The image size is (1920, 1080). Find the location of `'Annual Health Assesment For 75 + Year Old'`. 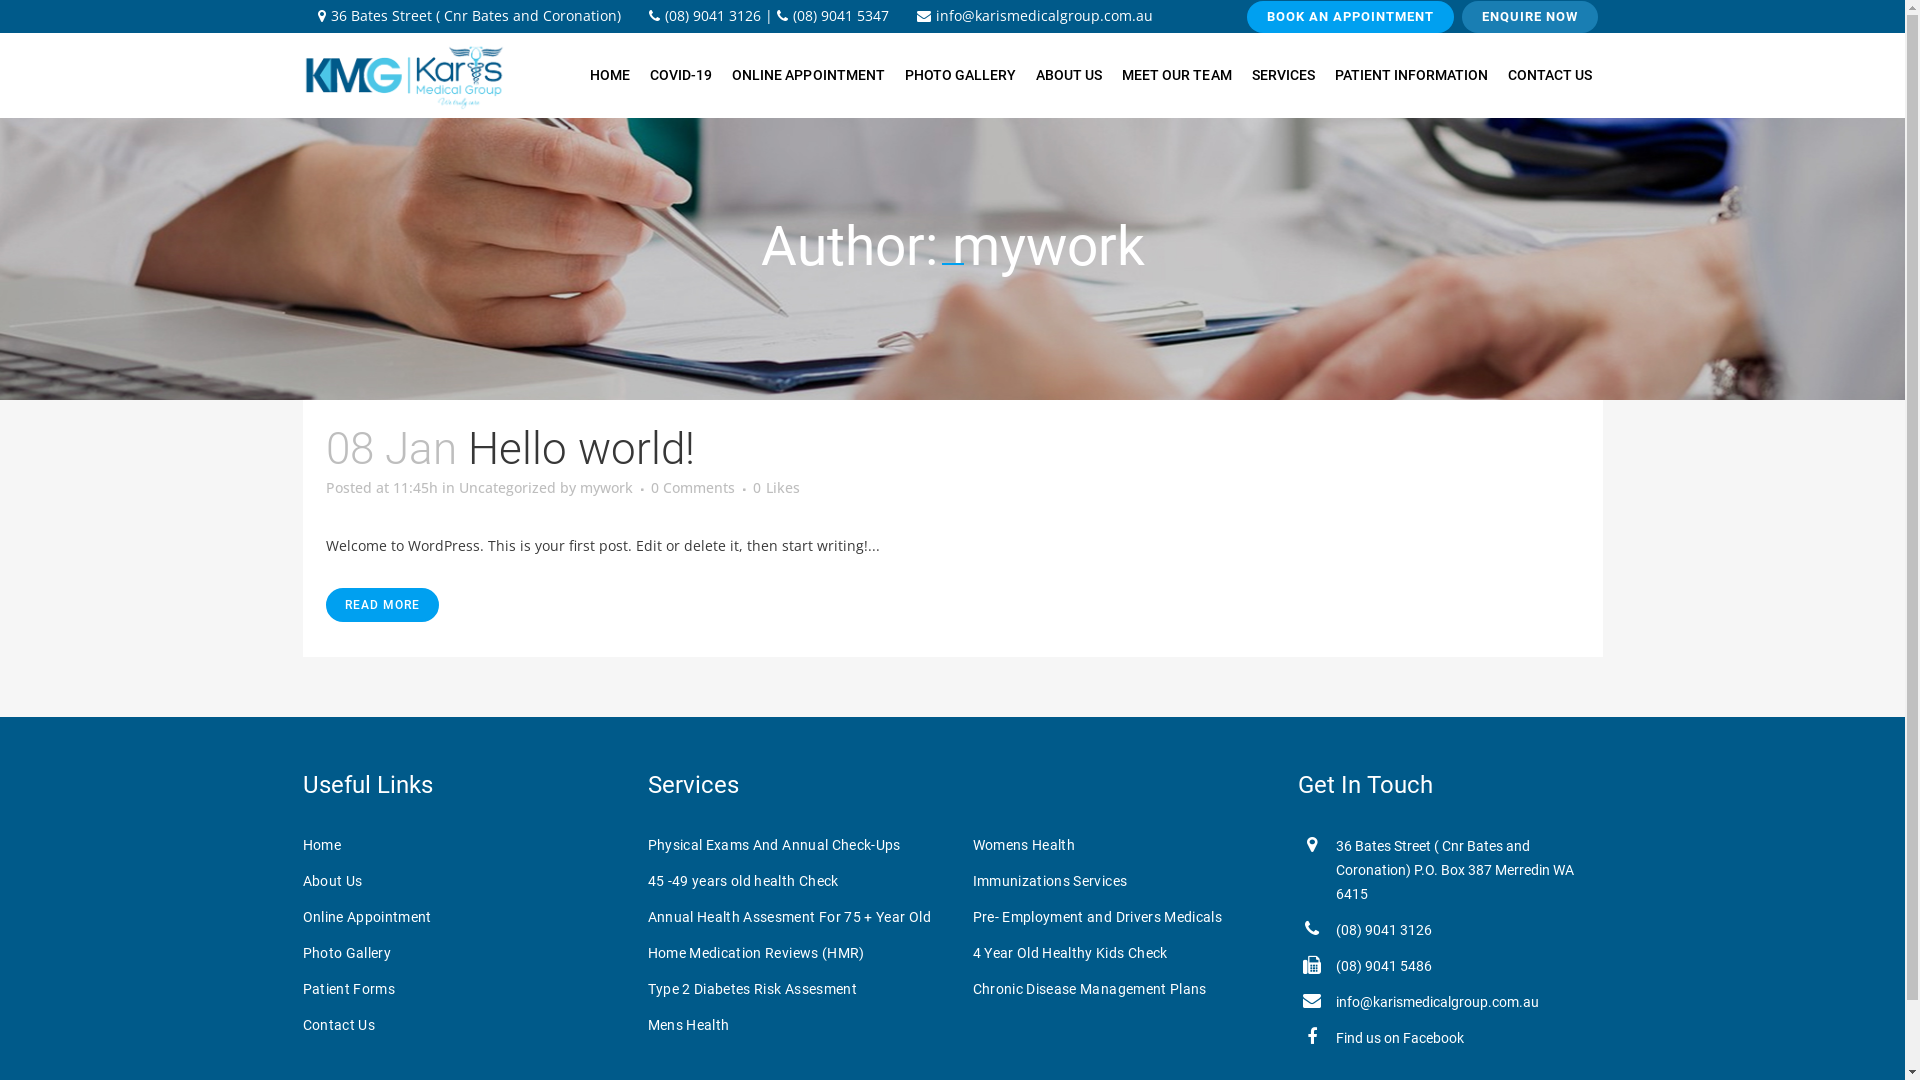

'Annual Health Assesment For 75 + Year Old' is located at coordinates (794, 917).